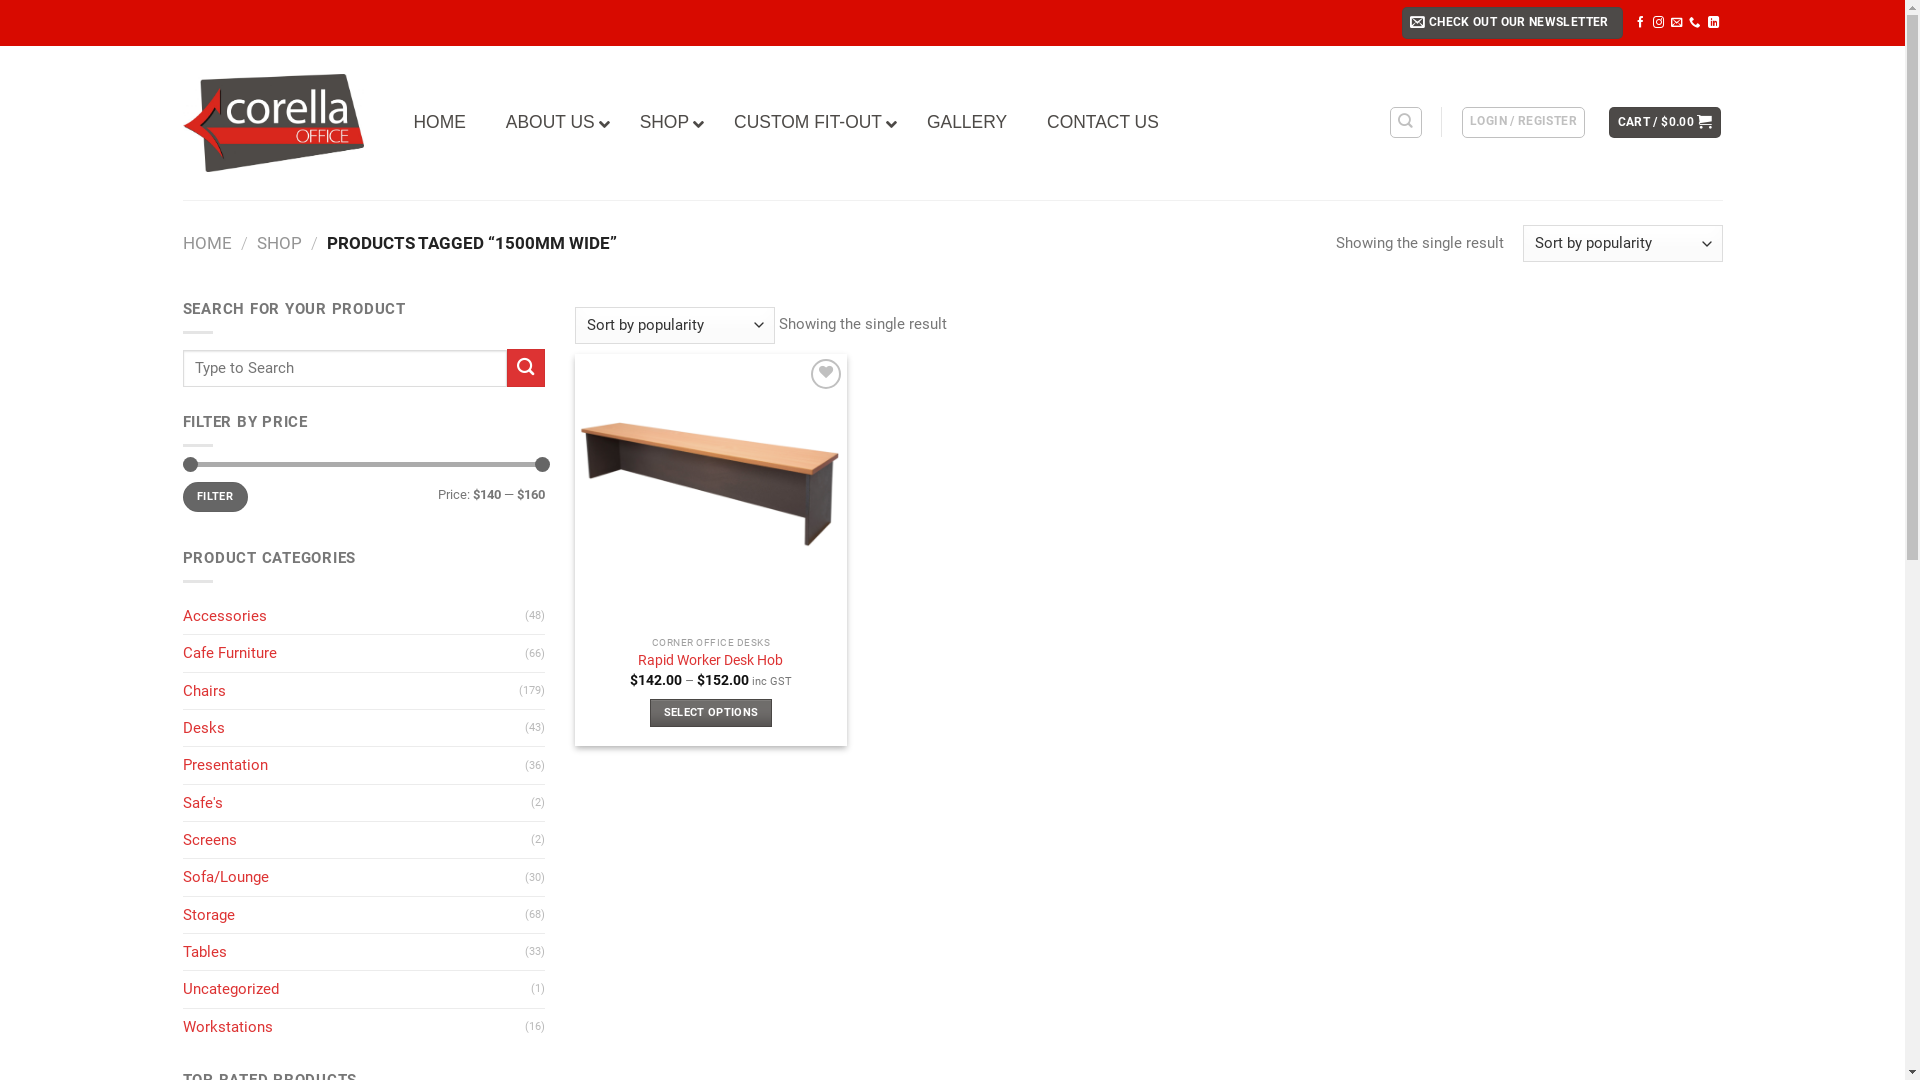  What do you see at coordinates (552, 122) in the screenshot?
I see `'ABOUT US'` at bounding box center [552, 122].